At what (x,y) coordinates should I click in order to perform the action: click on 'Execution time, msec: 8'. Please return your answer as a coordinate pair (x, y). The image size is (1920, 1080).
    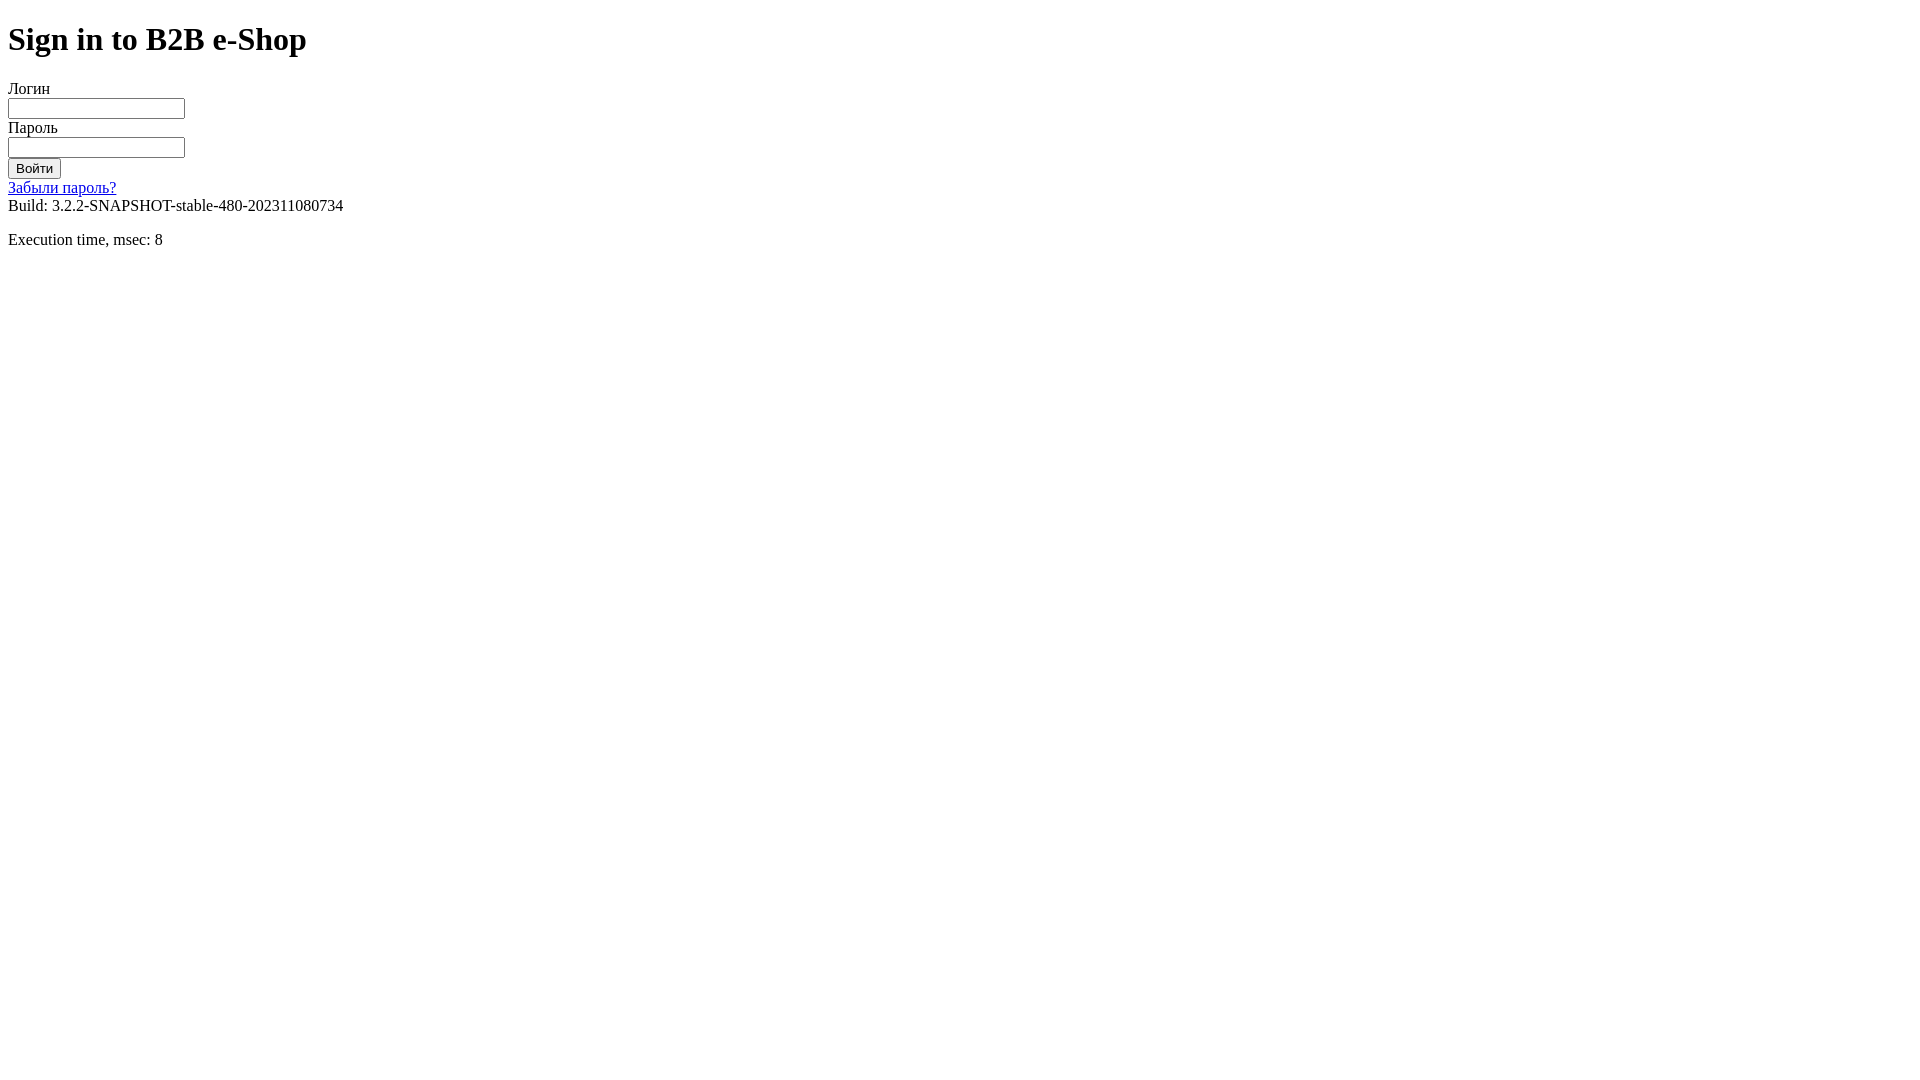
    Looking at the image, I should click on (84, 238).